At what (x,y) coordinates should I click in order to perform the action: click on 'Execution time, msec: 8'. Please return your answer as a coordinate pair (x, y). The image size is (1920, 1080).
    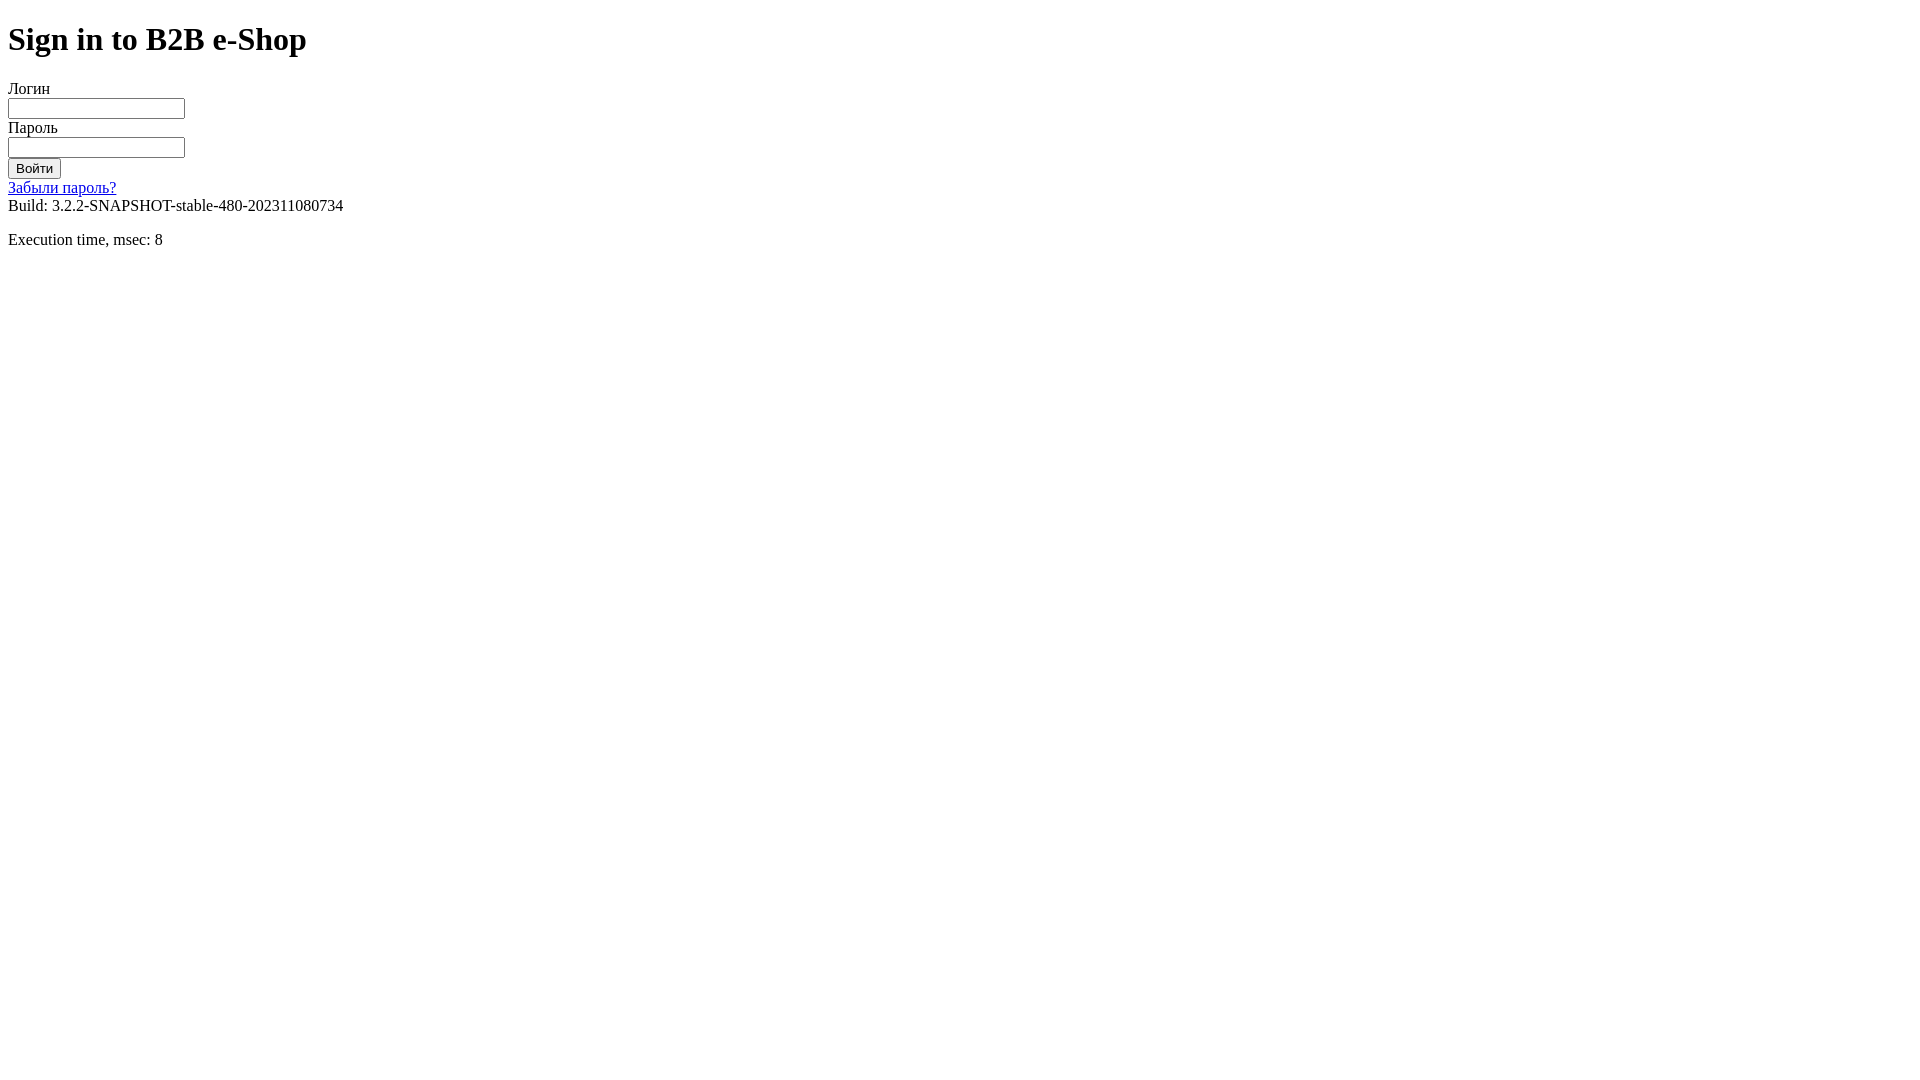
    Looking at the image, I should click on (84, 238).